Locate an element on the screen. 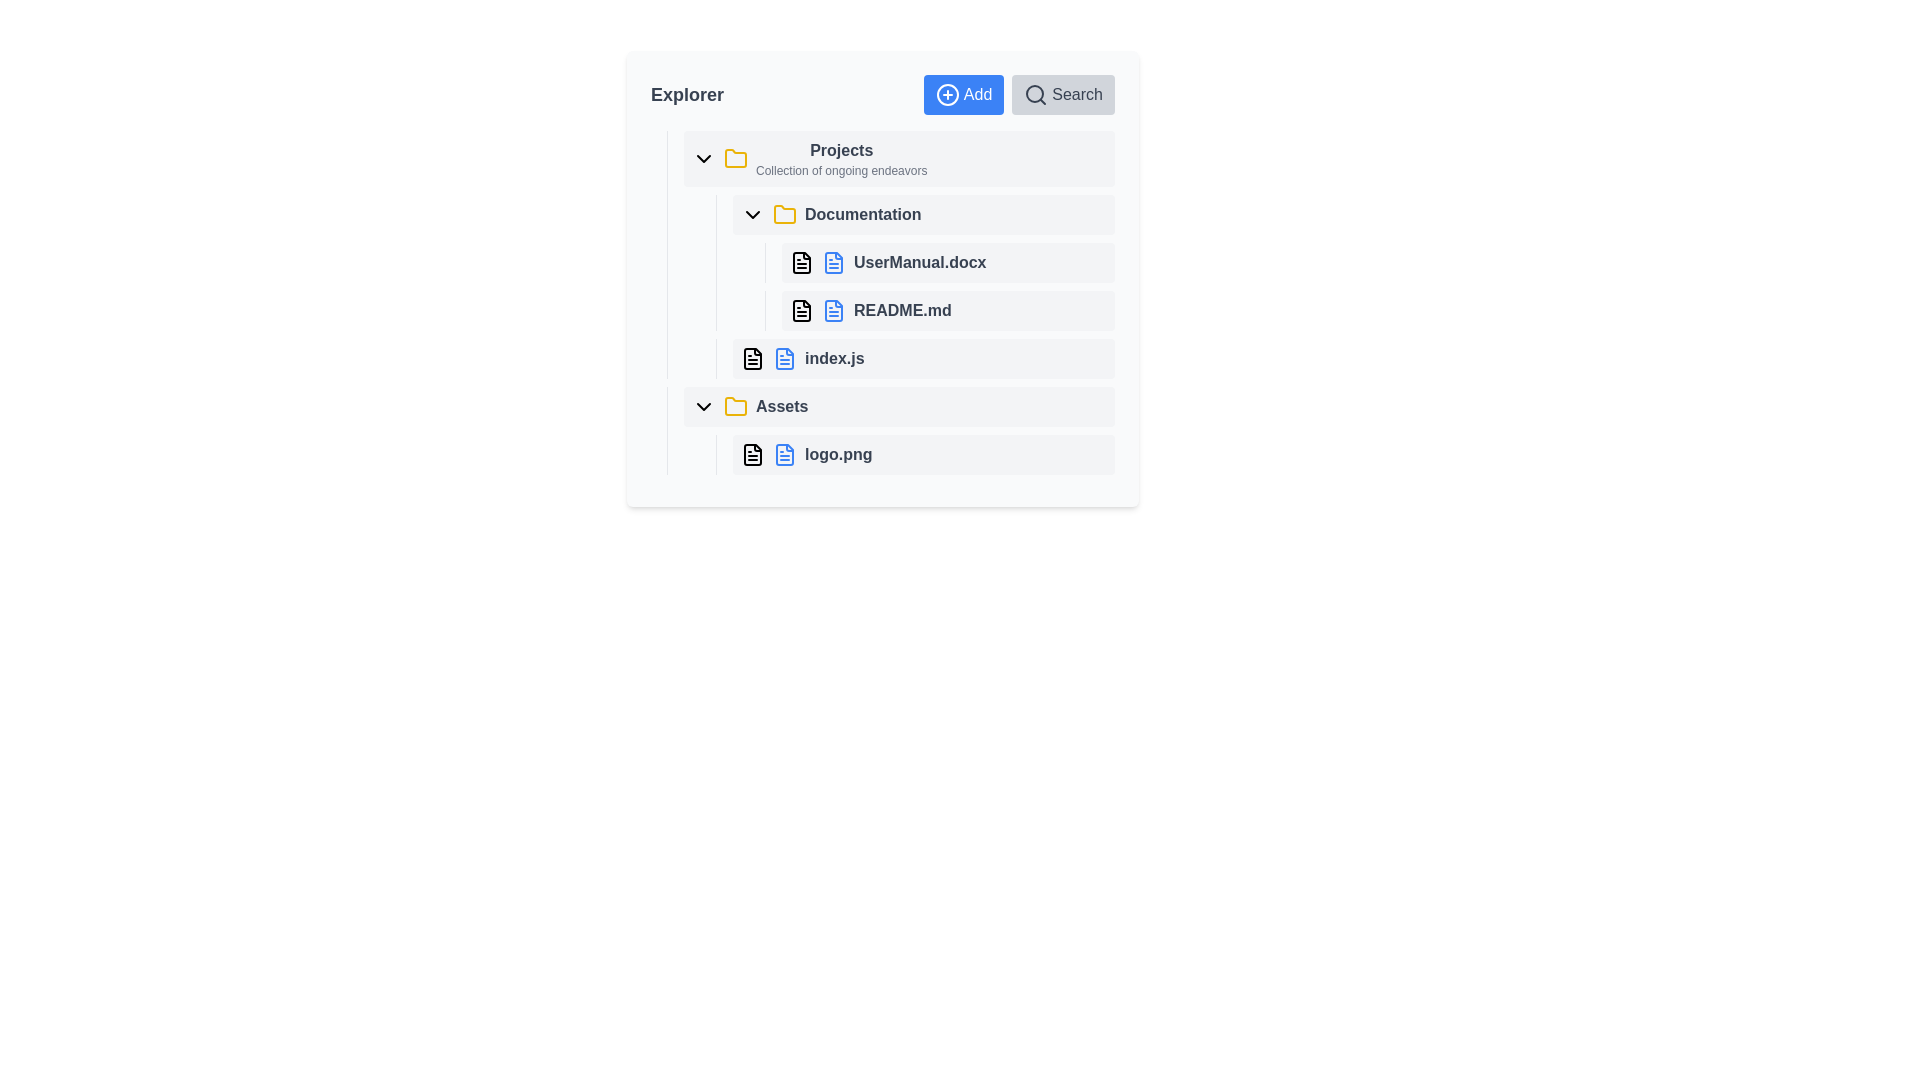  the circular part of the magnifying glass icon, which represents the search functionality in the user interface is located at coordinates (1035, 93).